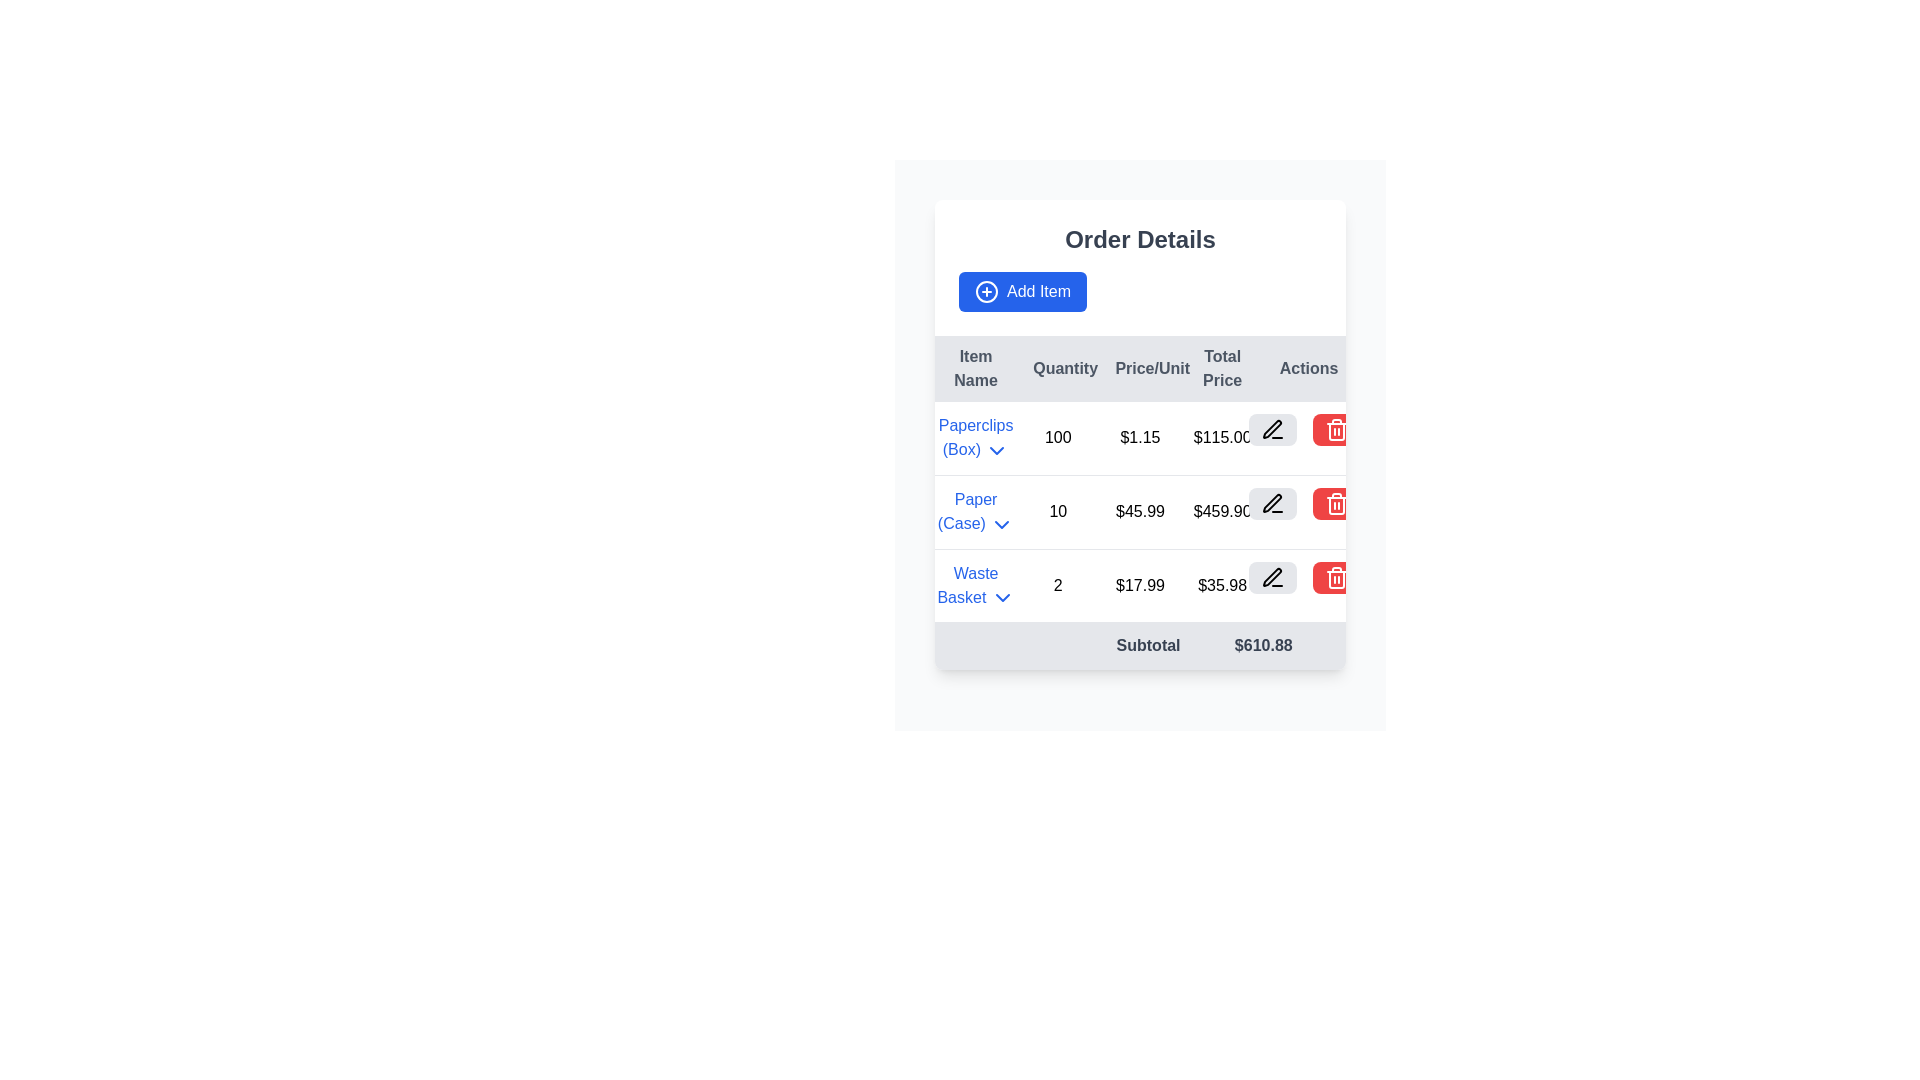 The image size is (1920, 1080). What do you see at coordinates (1057, 511) in the screenshot?
I see `the text displaying the number '10' in the 'Quantity' column of the table, located in the second row under the 'Paper (Case)' item` at bounding box center [1057, 511].